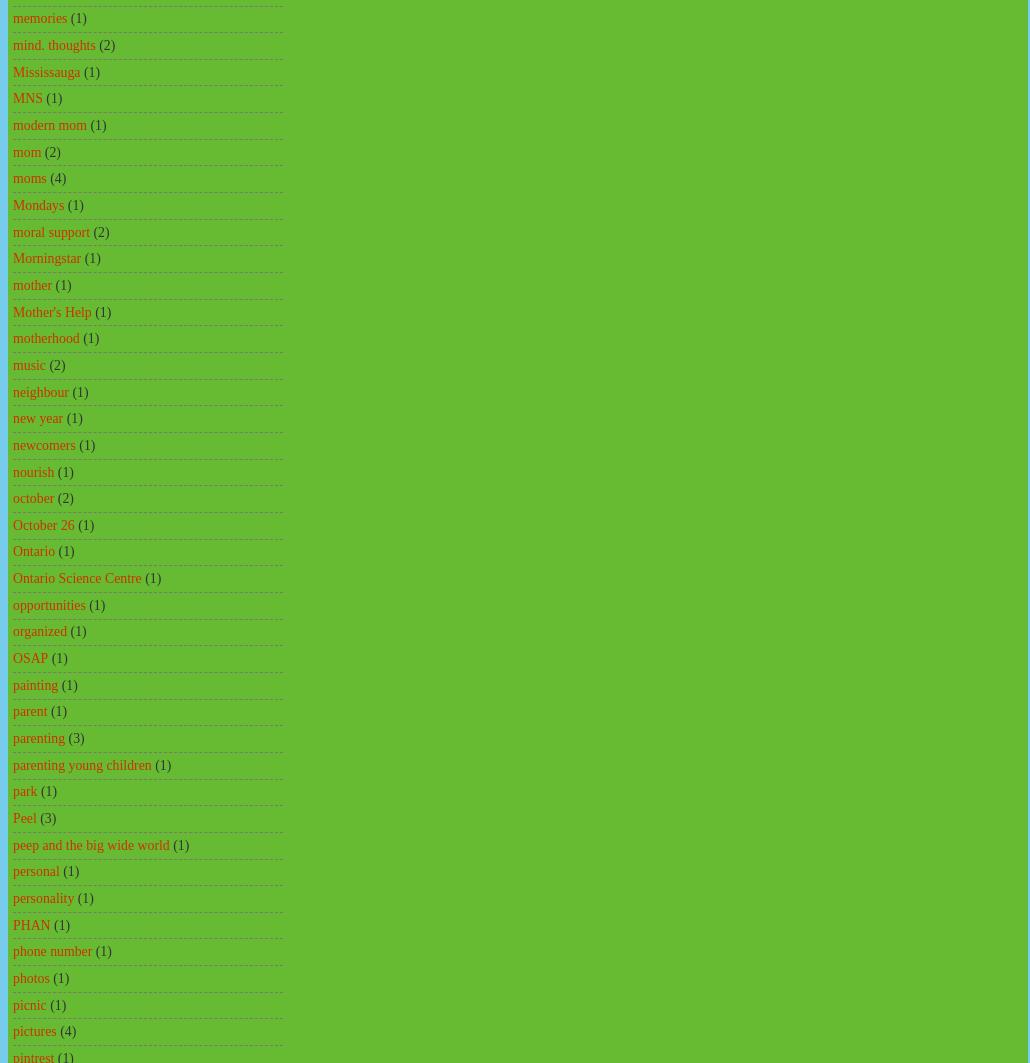 The height and width of the screenshot is (1063, 1030). What do you see at coordinates (35, 683) in the screenshot?
I see `'painting'` at bounding box center [35, 683].